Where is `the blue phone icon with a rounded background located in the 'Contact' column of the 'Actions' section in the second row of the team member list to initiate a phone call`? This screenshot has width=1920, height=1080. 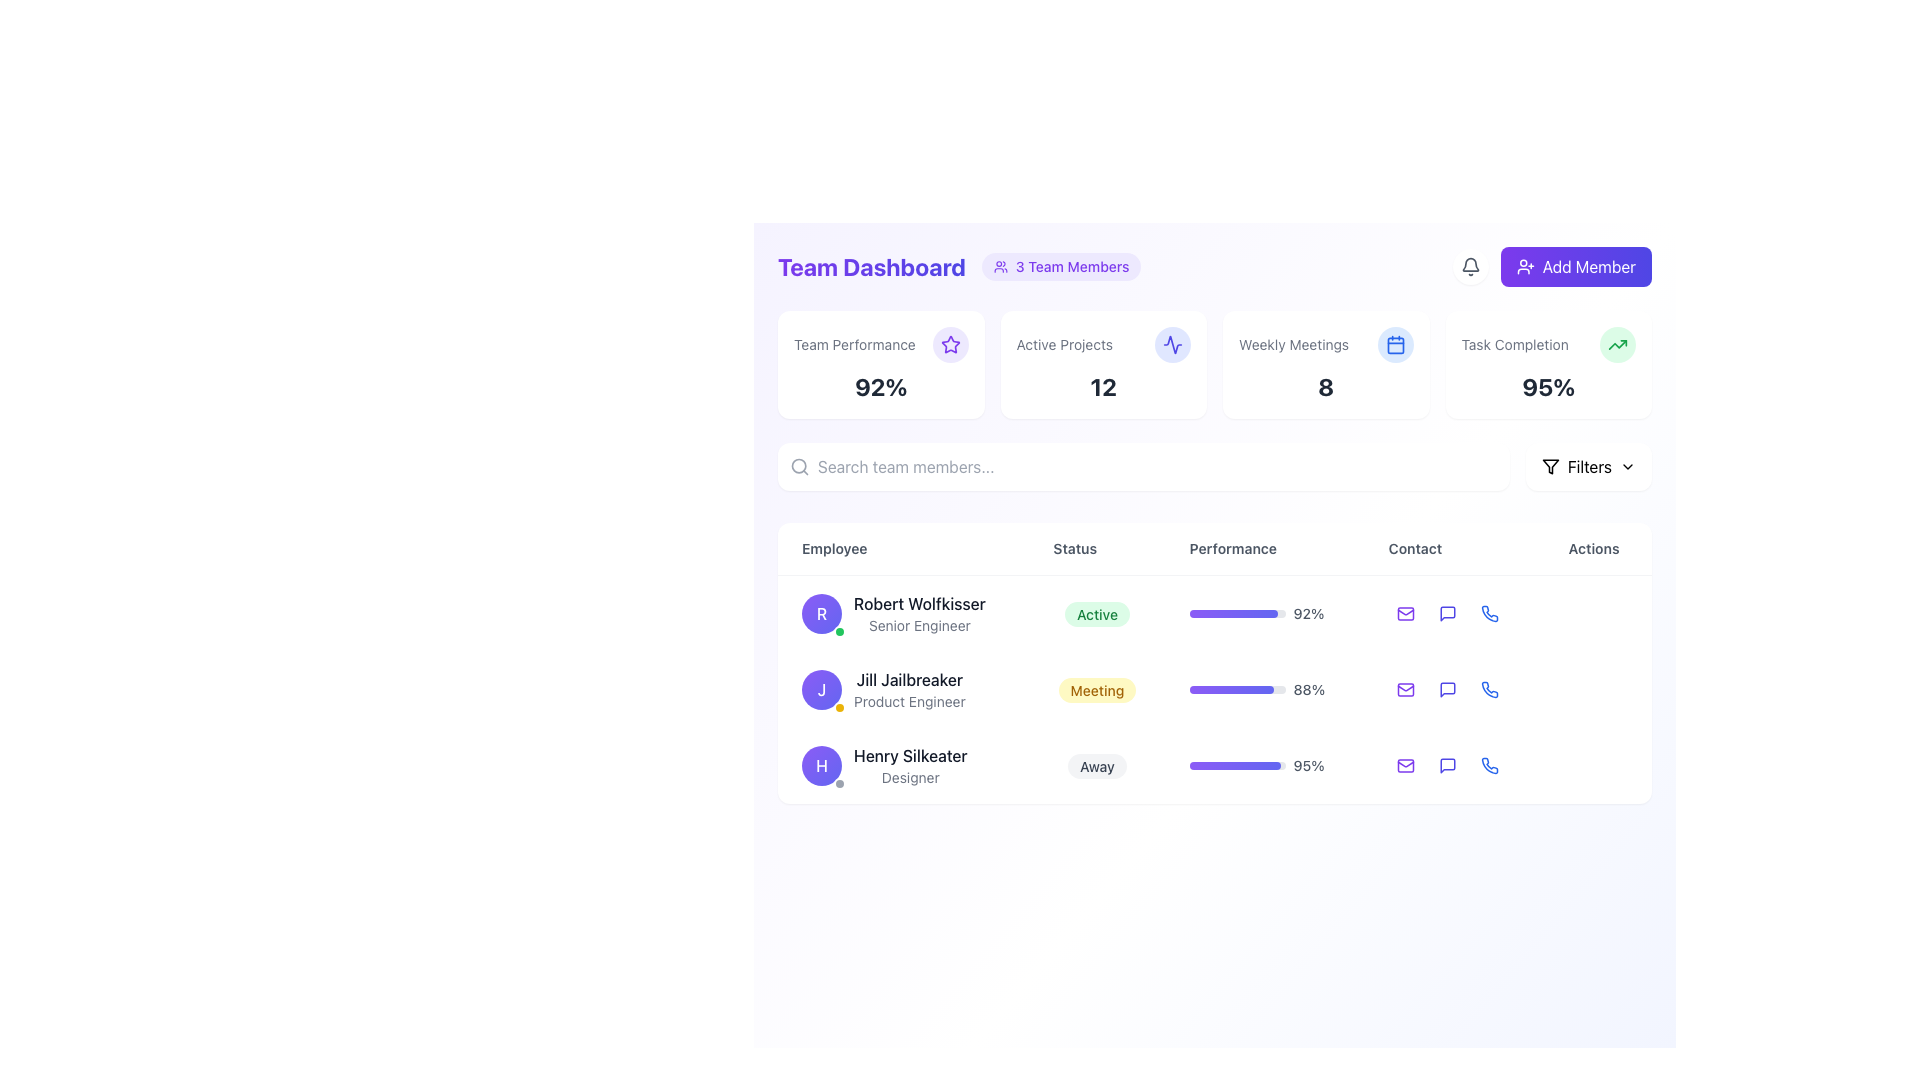
the blue phone icon with a rounded background located in the 'Contact' column of the 'Actions' section in the second row of the team member list to initiate a phone call is located at coordinates (1488, 689).